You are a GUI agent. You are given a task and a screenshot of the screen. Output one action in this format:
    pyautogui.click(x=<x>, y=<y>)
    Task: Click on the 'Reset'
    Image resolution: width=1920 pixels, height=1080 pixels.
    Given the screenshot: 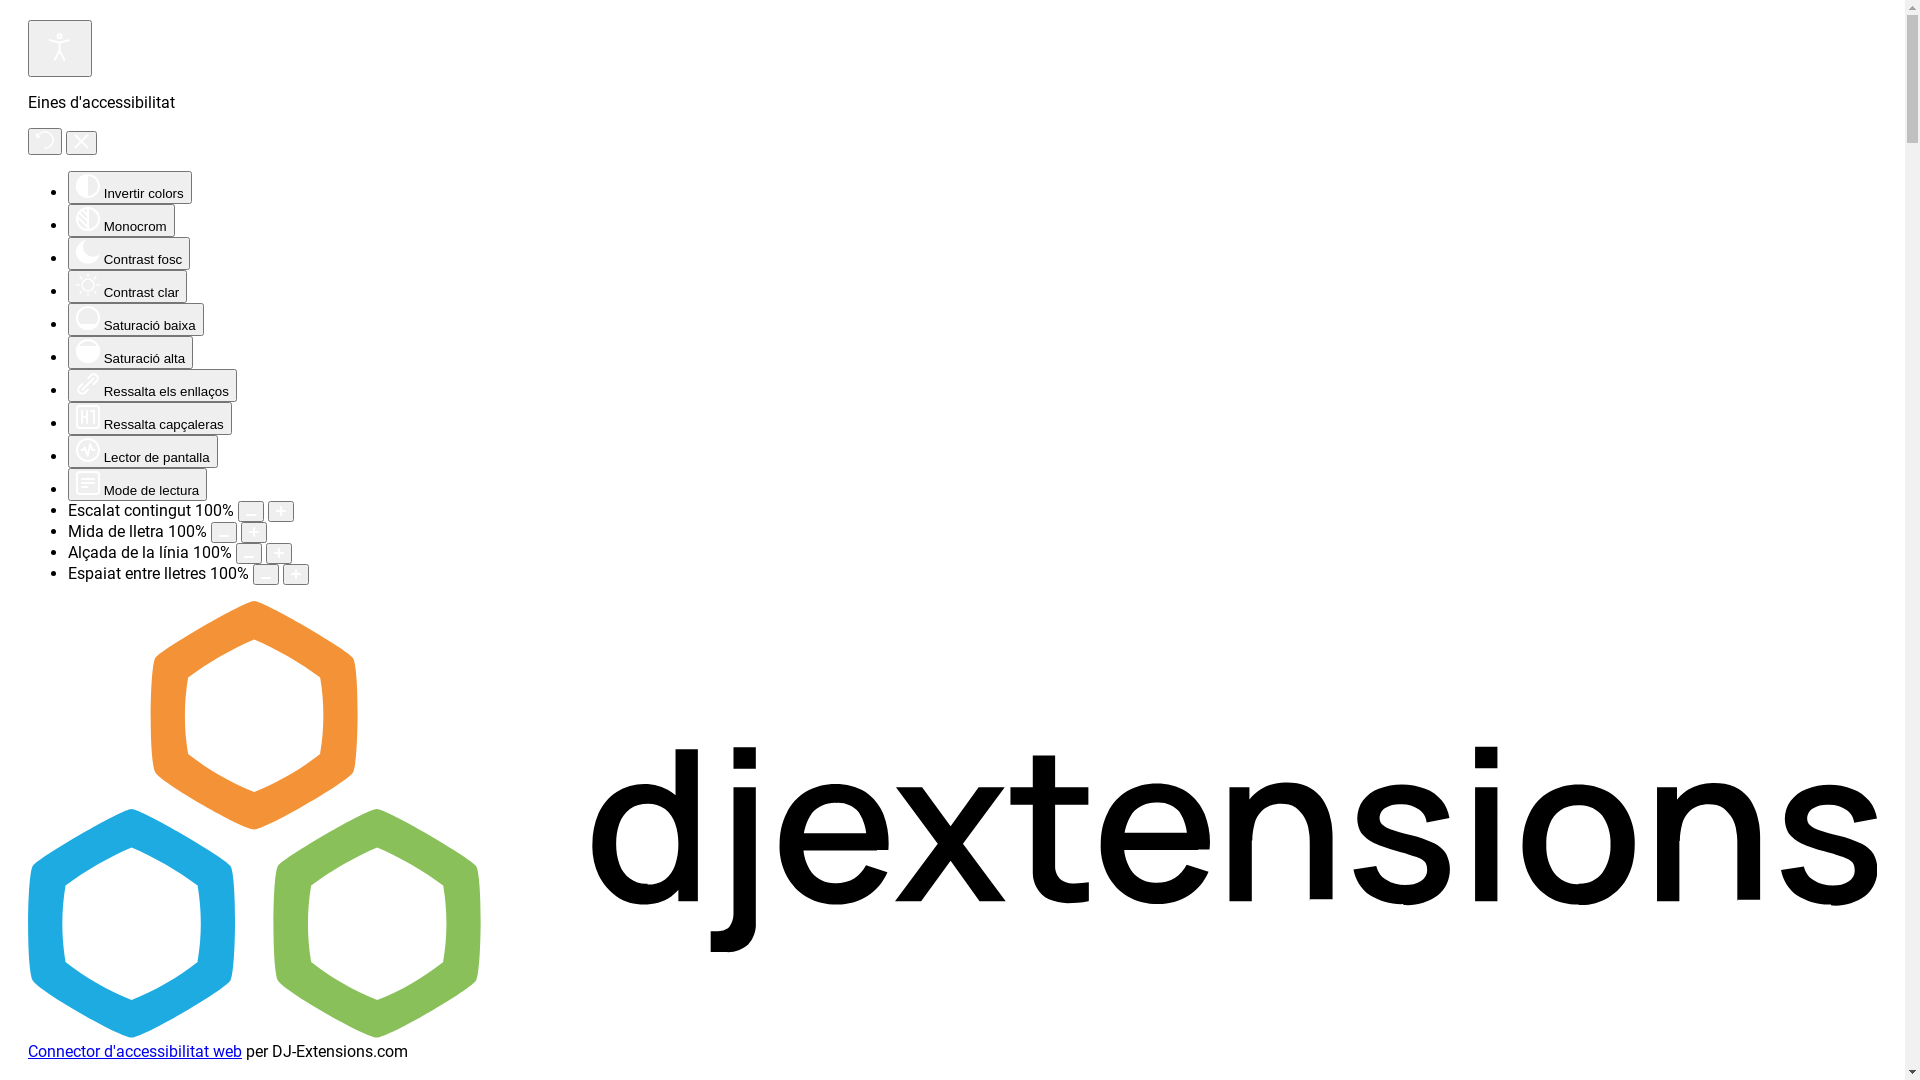 What is the action you would take?
    pyautogui.click(x=28, y=140)
    